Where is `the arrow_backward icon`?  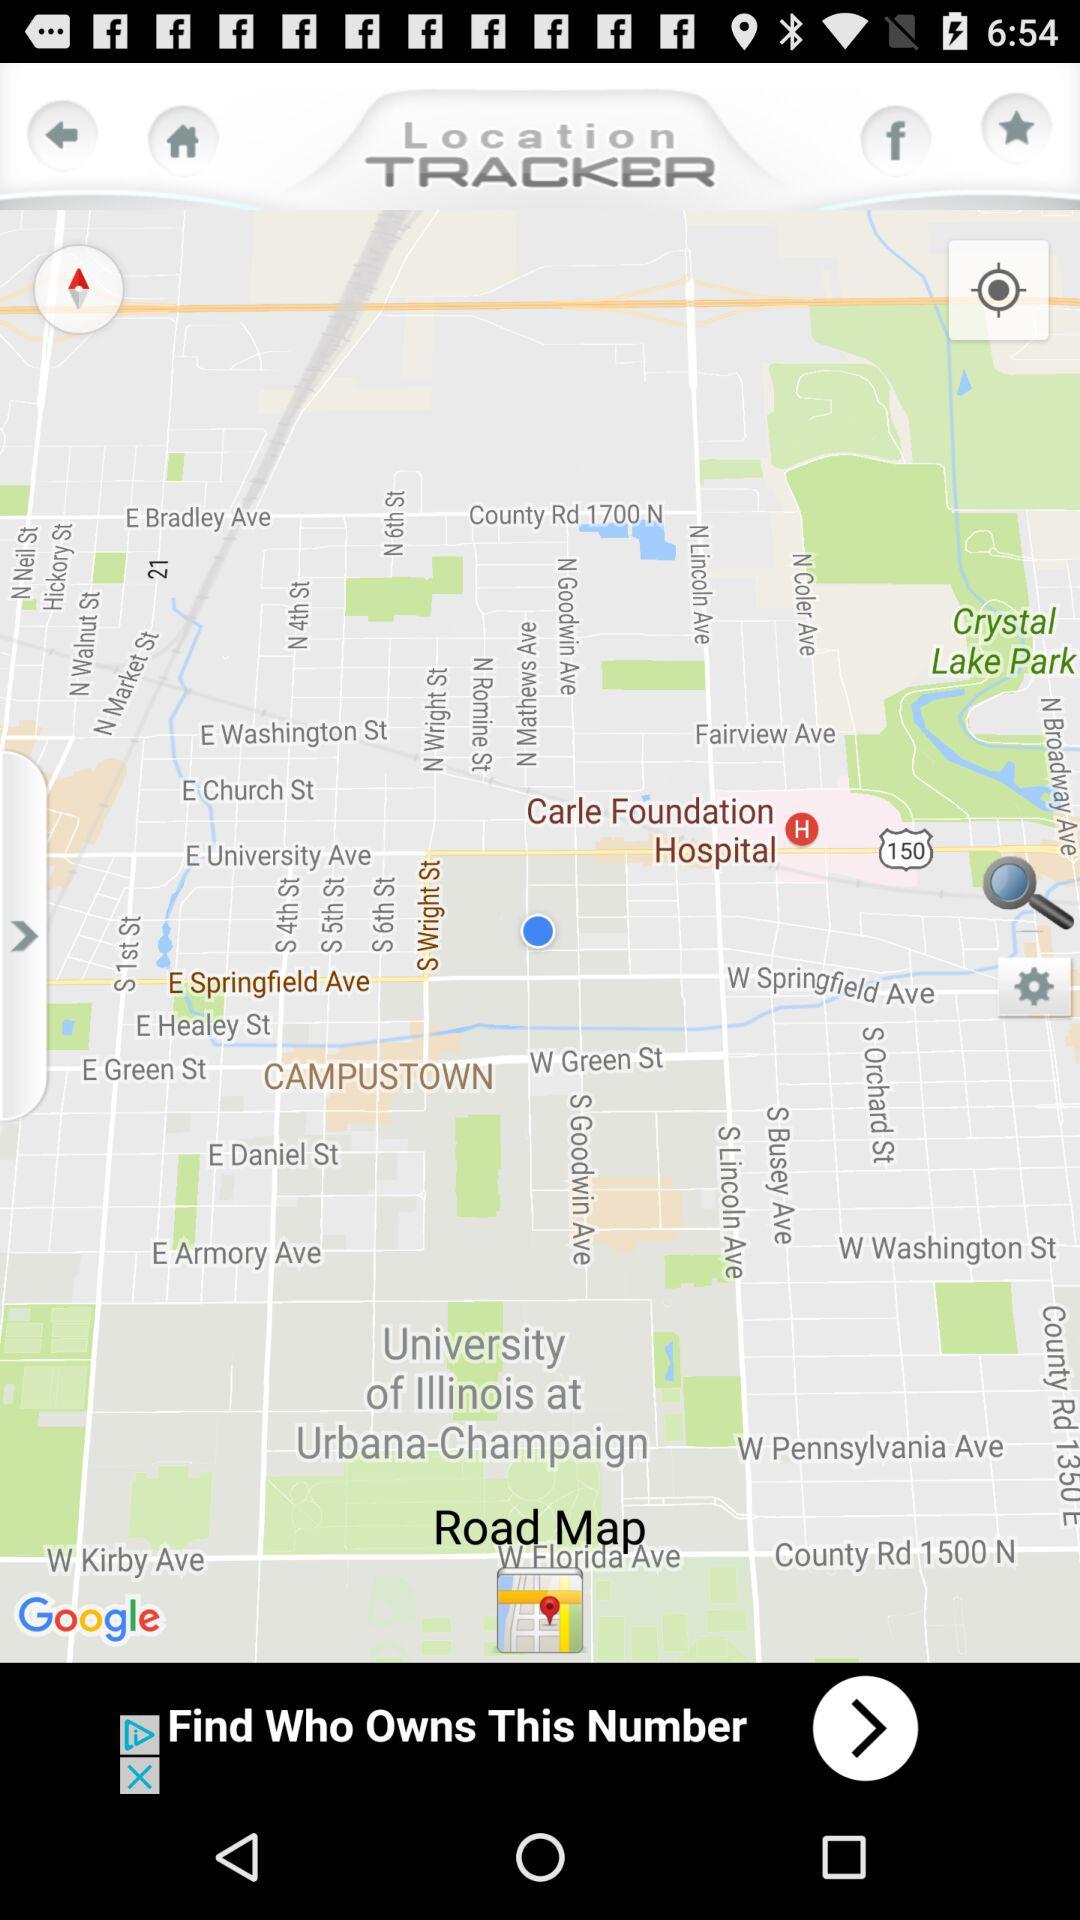 the arrow_backward icon is located at coordinates (61, 145).